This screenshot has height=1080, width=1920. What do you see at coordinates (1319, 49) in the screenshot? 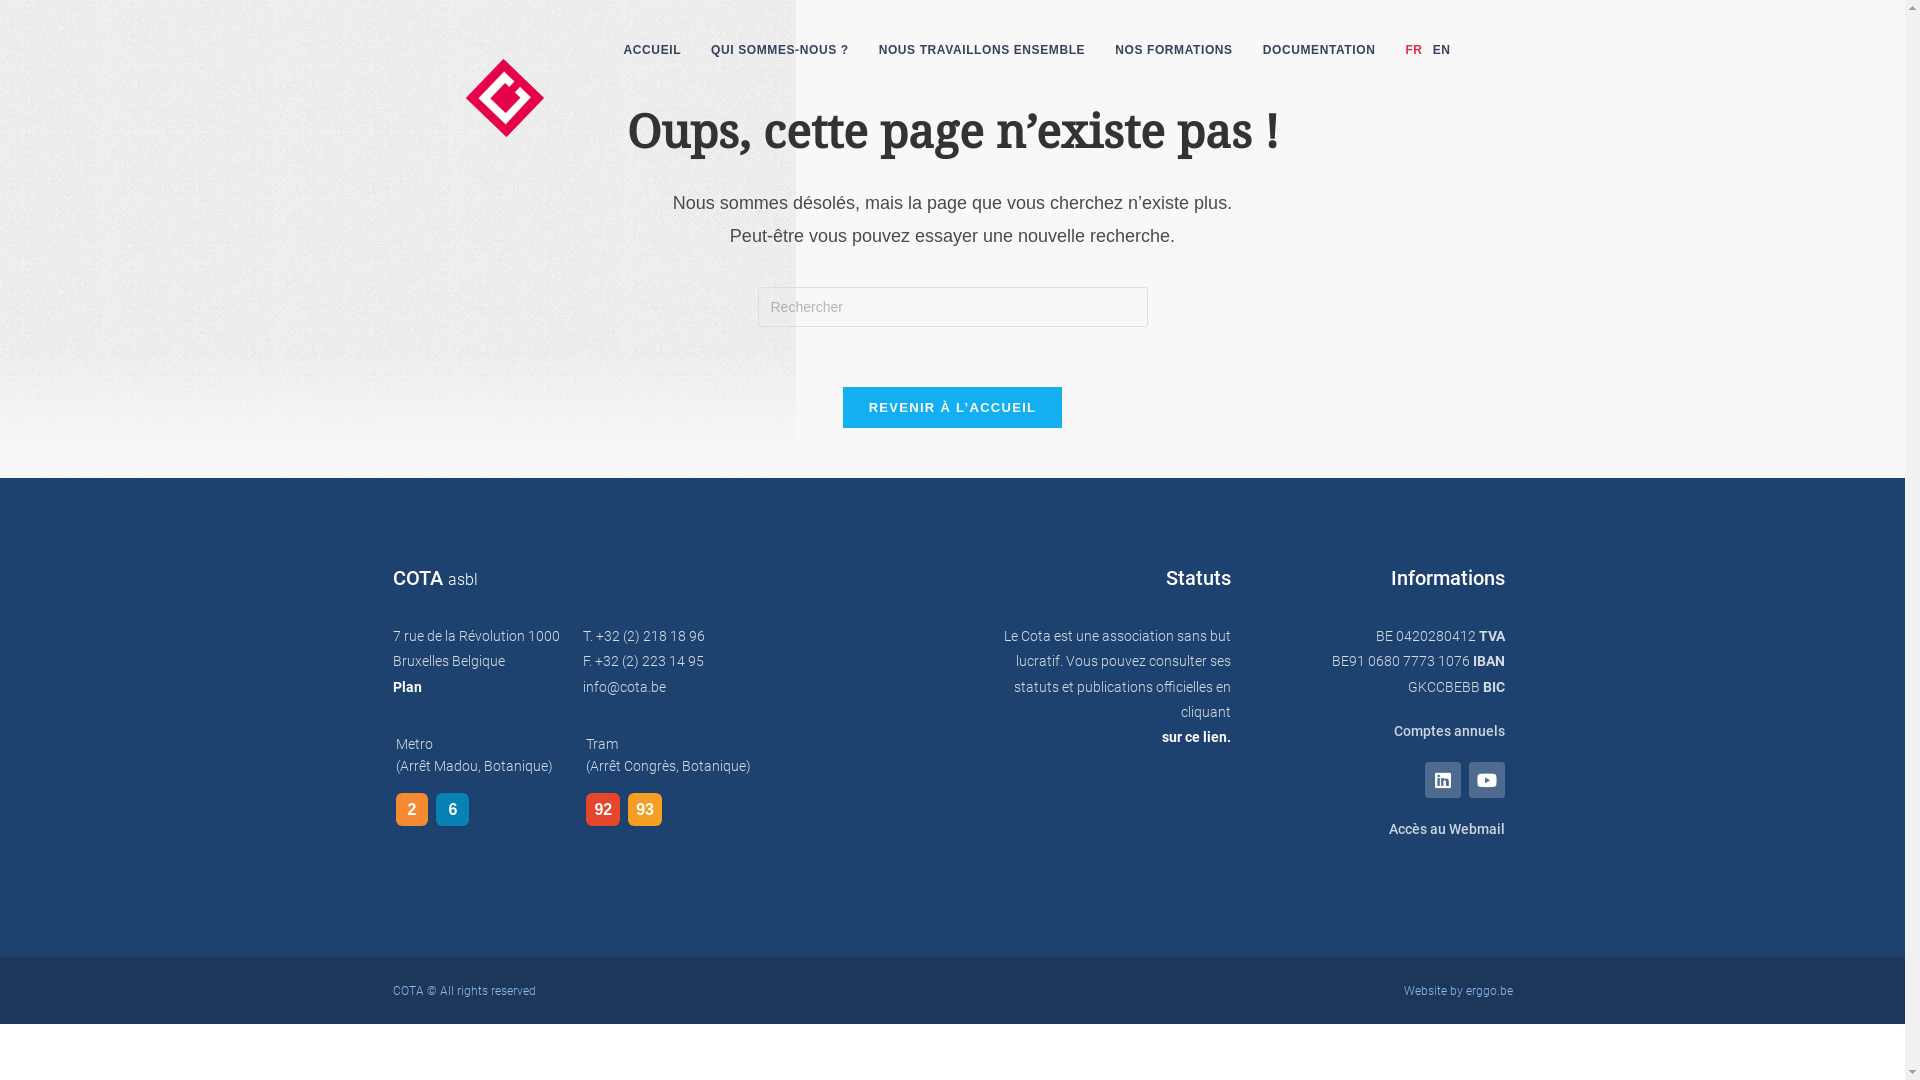
I see `'DOCUMENTATION'` at bounding box center [1319, 49].